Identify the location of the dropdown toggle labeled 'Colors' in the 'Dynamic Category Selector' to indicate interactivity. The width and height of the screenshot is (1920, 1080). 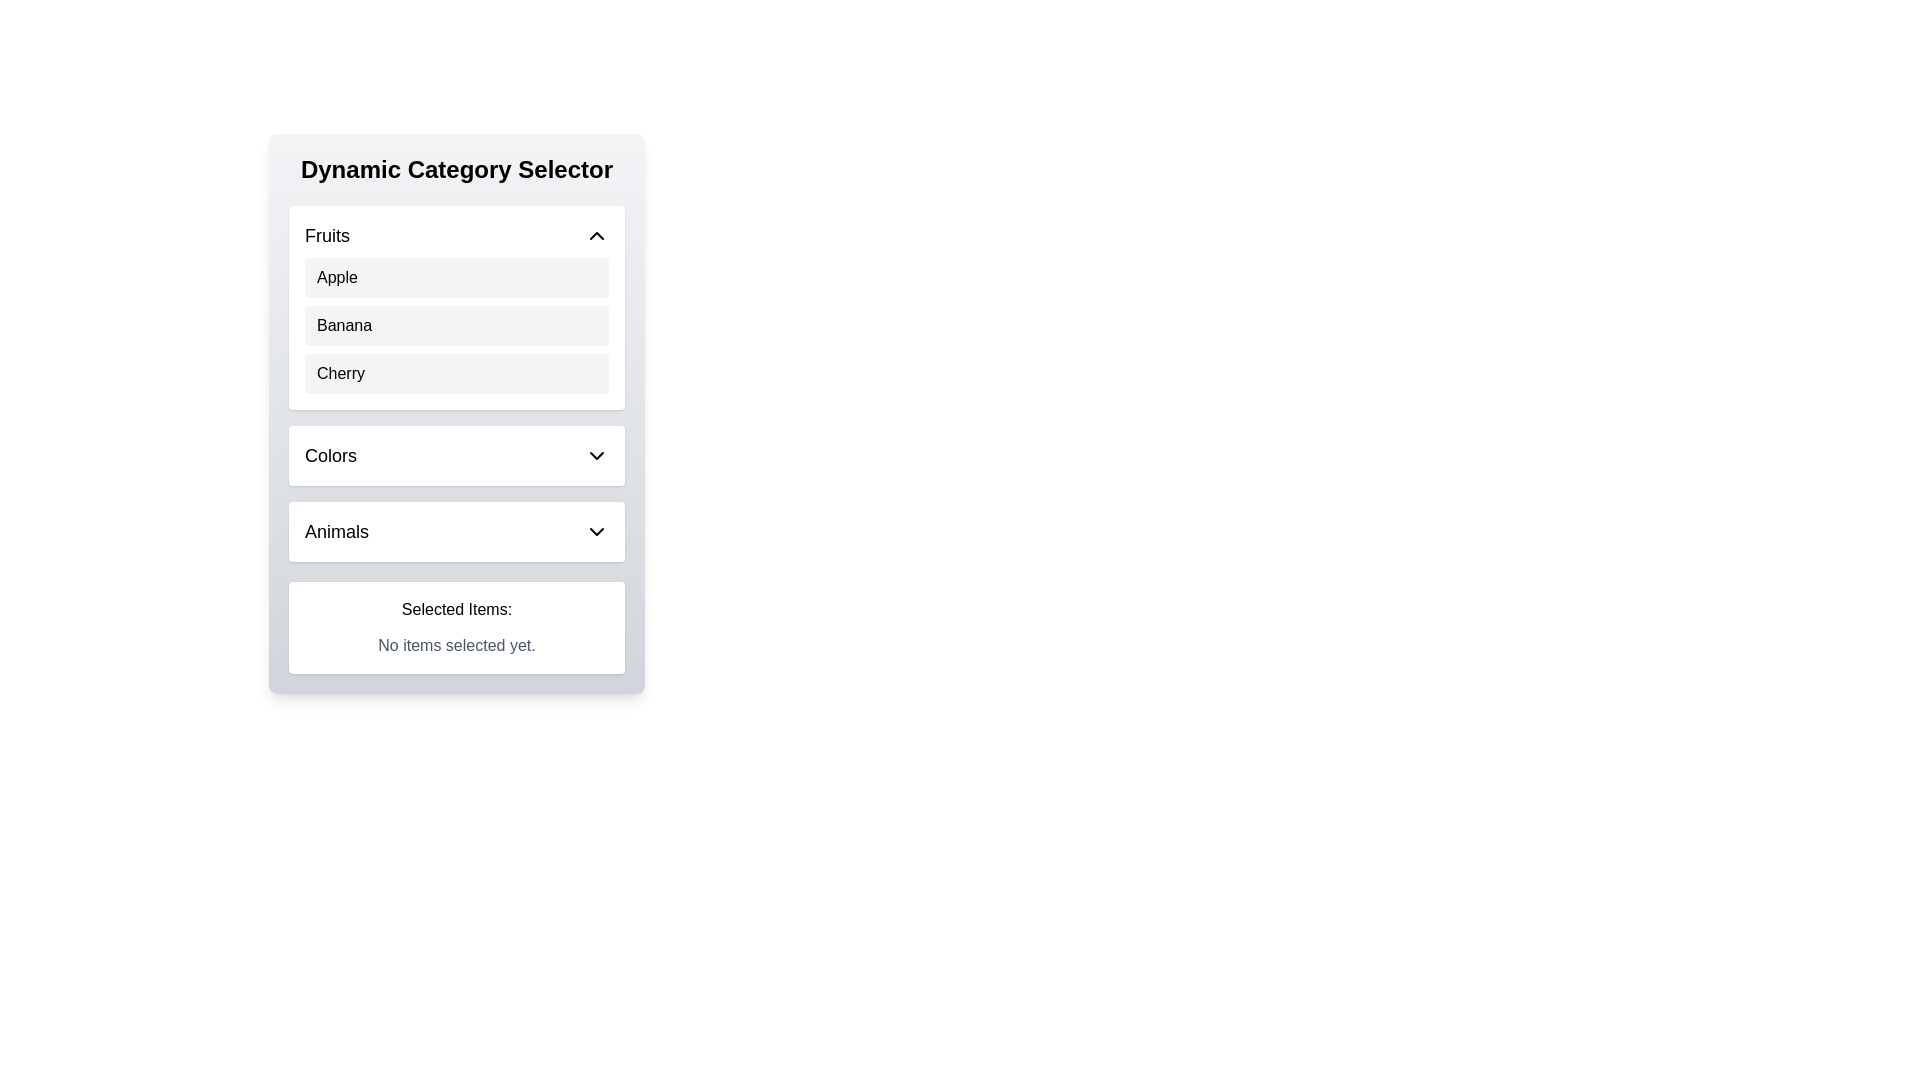
(455, 455).